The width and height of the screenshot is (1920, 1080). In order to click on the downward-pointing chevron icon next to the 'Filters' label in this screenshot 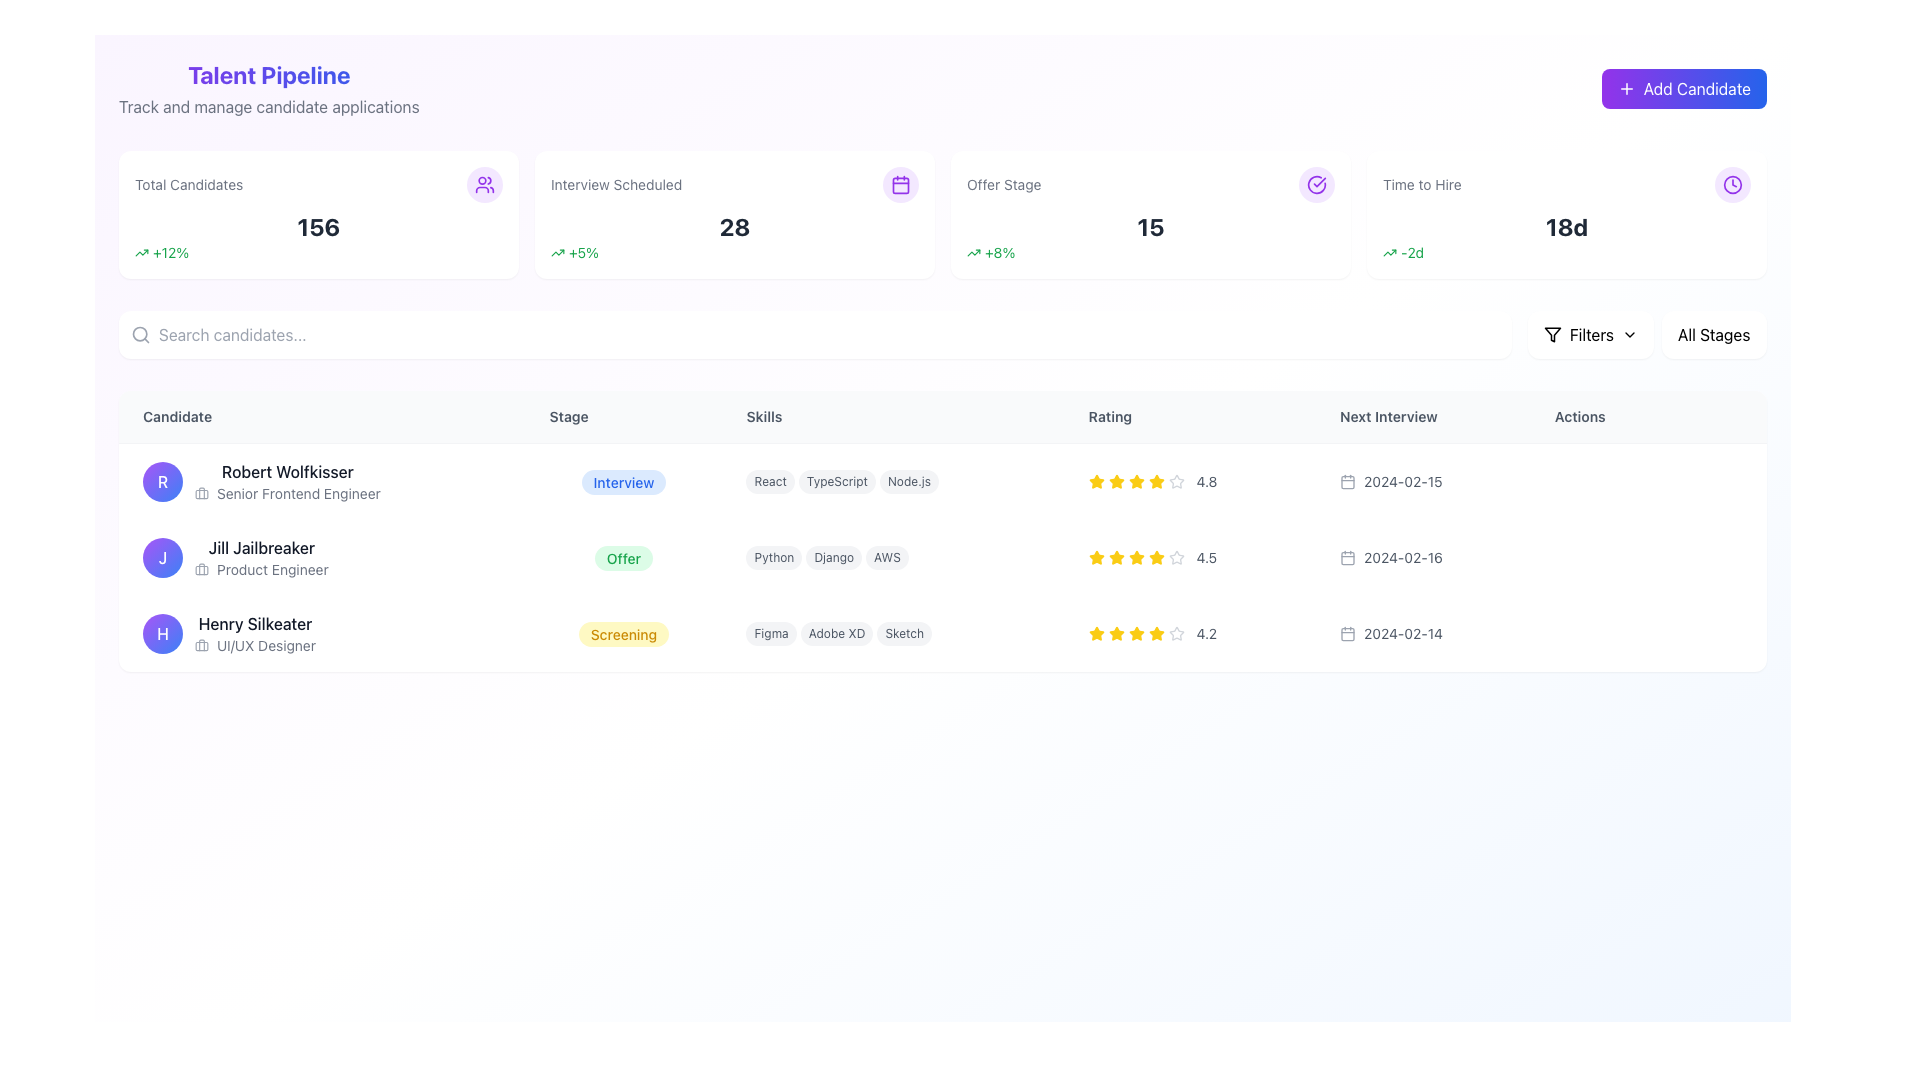, I will do `click(1630, 334)`.